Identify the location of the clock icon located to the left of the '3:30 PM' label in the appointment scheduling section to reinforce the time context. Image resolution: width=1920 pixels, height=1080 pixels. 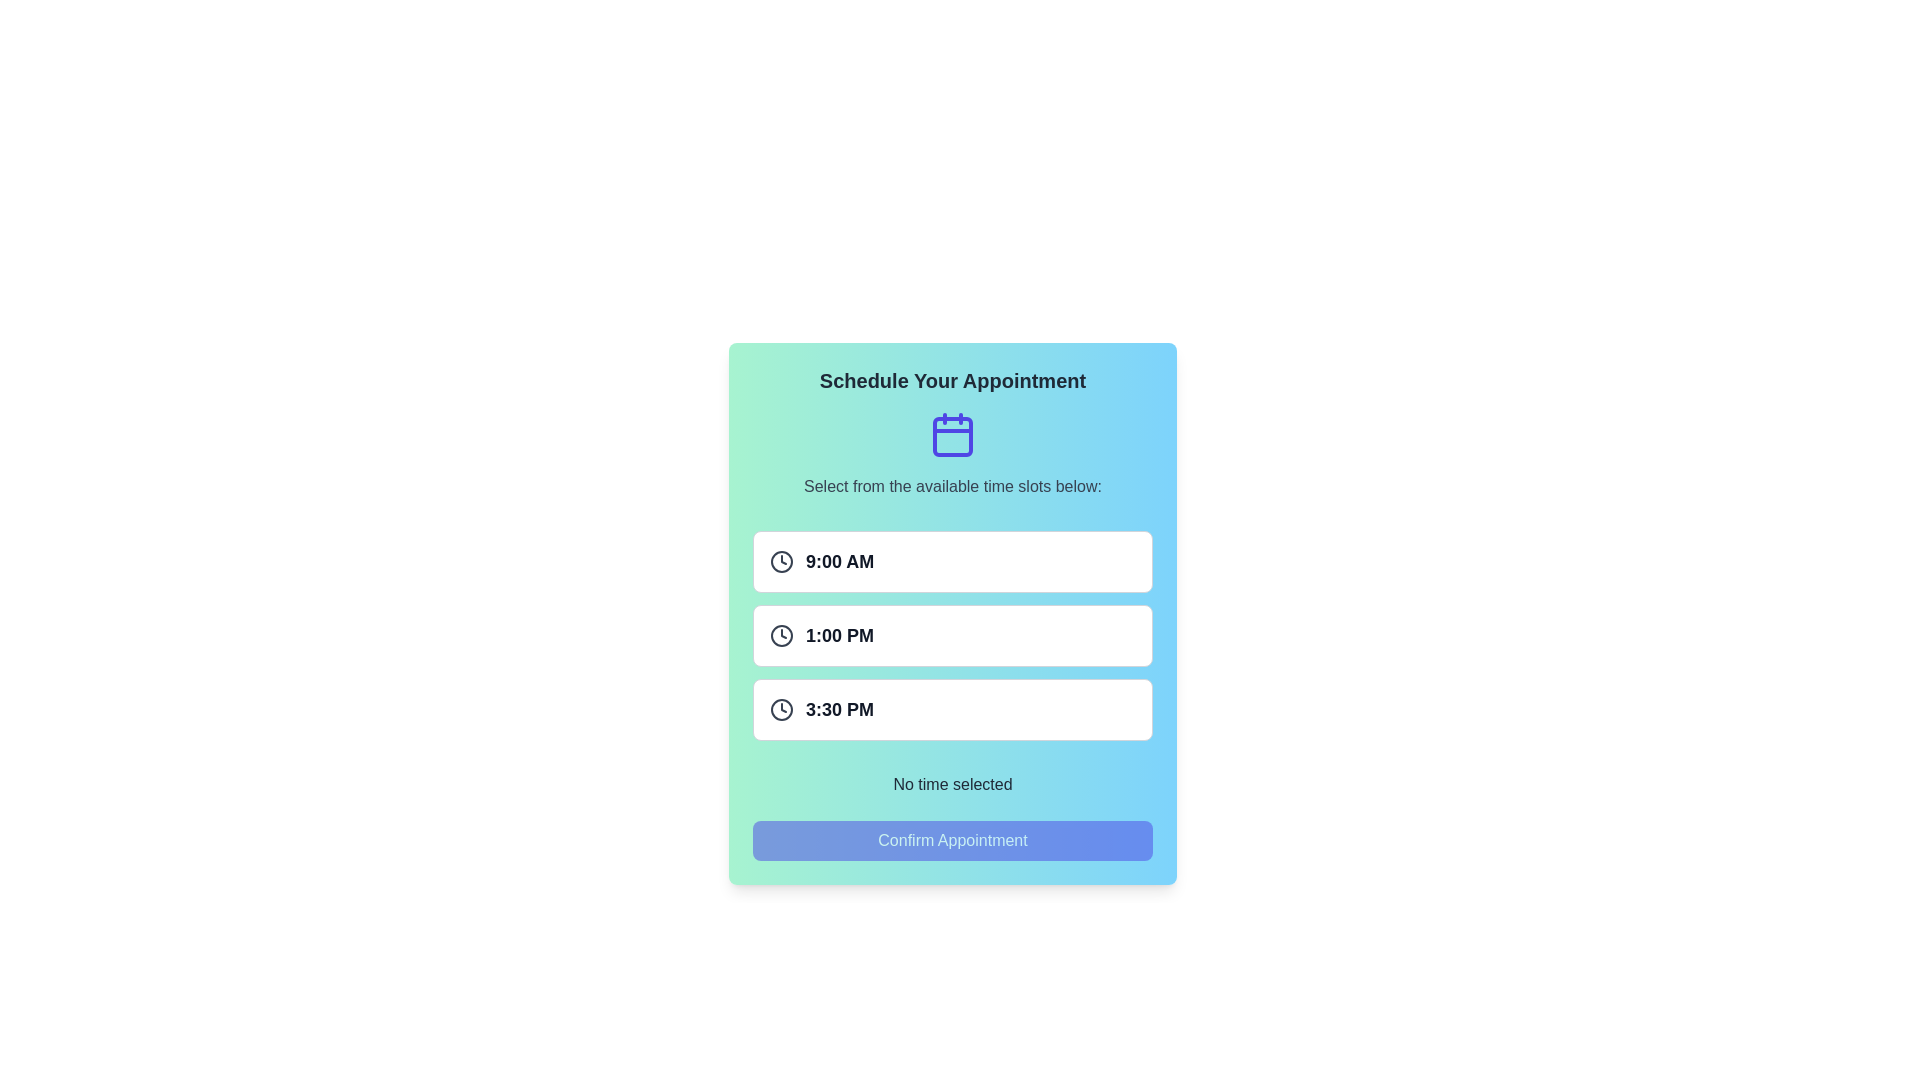
(781, 708).